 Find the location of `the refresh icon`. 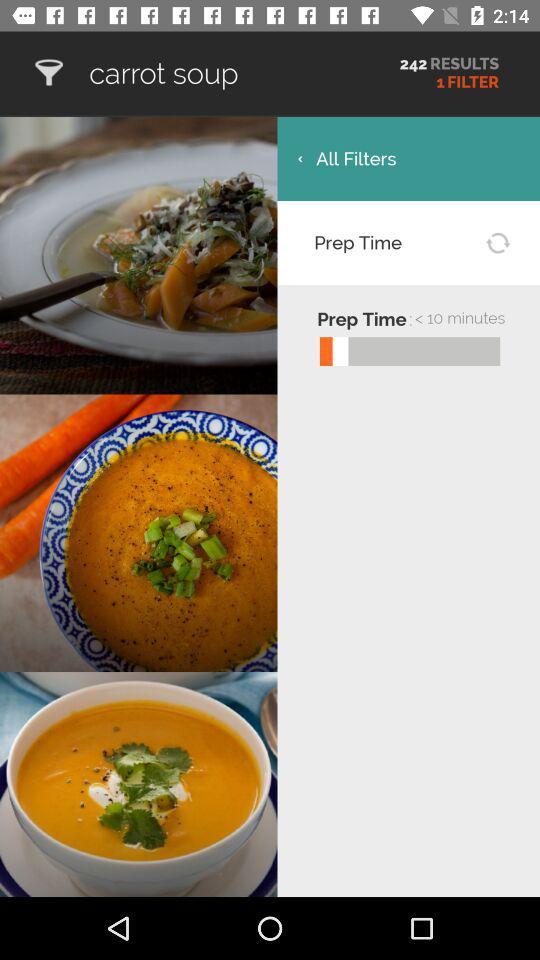

the refresh icon is located at coordinates (496, 241).